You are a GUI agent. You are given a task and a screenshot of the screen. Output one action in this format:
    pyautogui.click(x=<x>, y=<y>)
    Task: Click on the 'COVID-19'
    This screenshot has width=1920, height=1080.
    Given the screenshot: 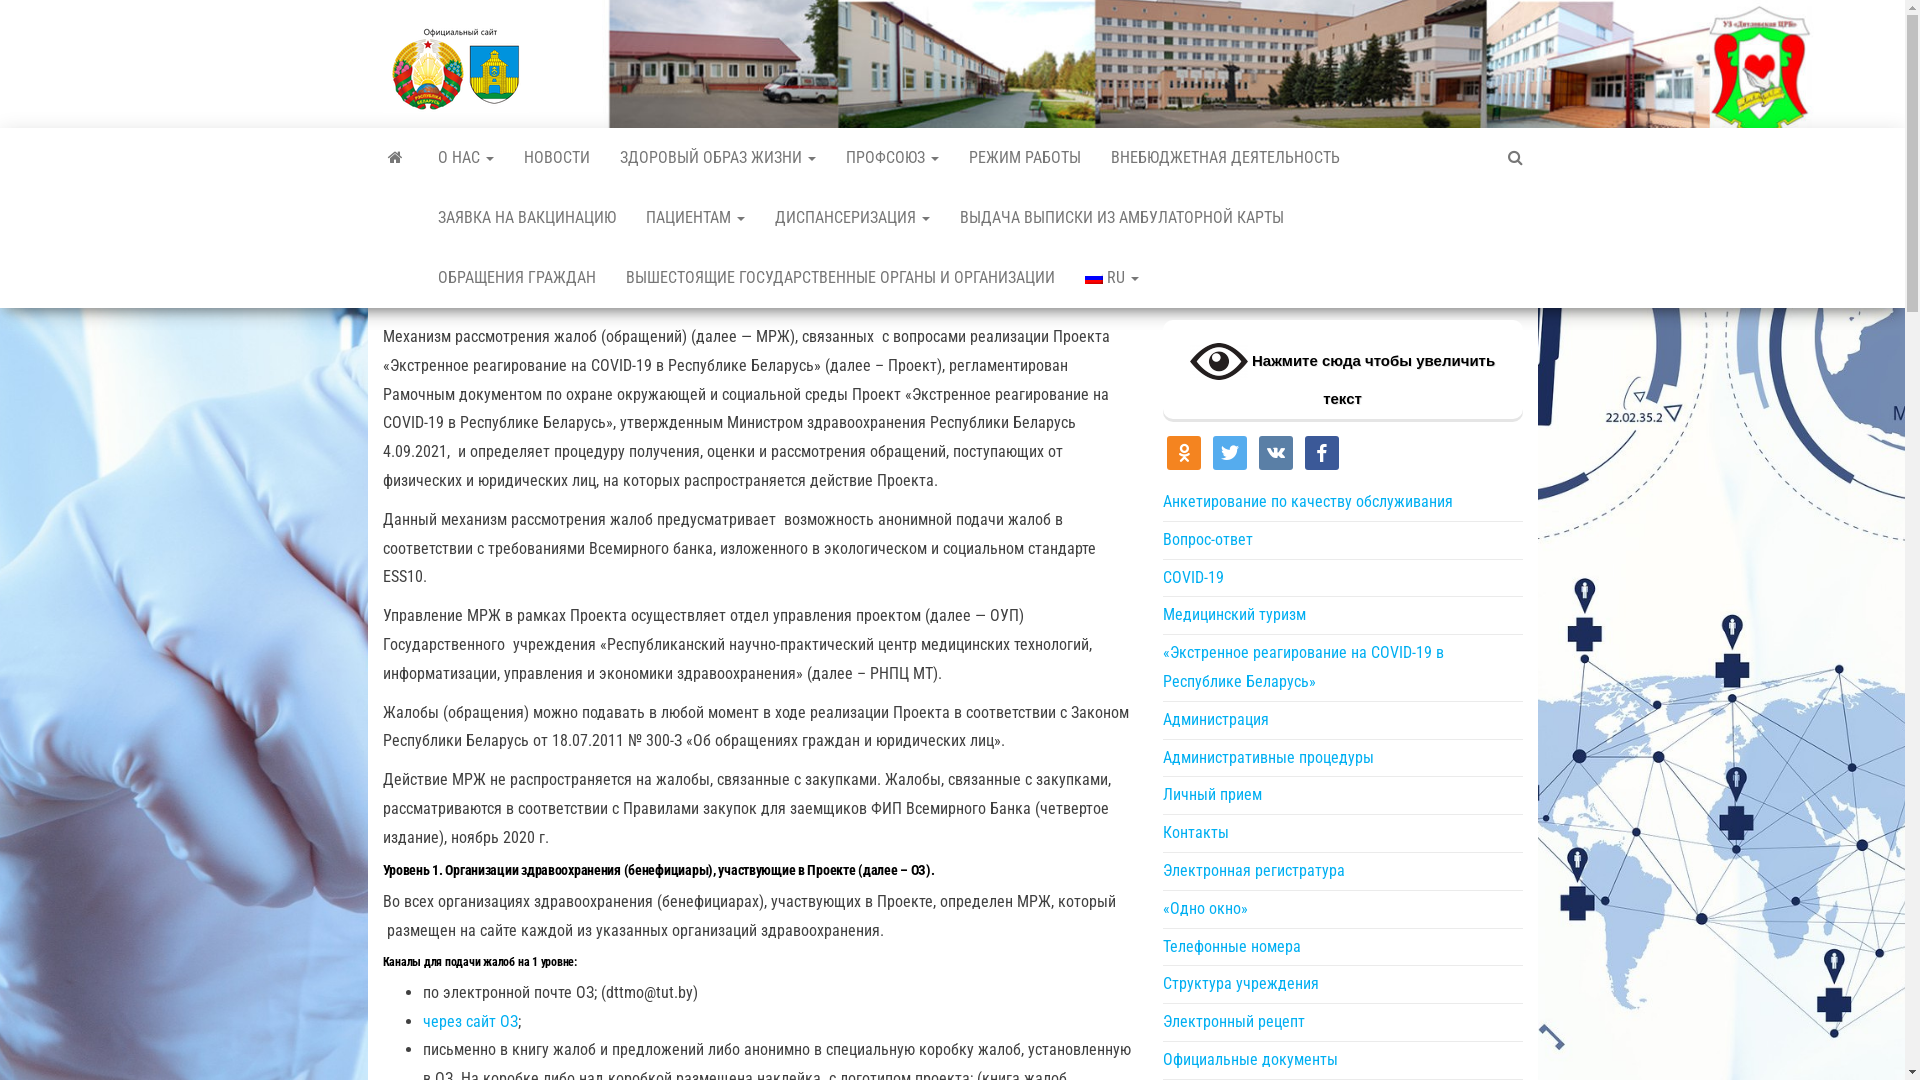 What is the action you would take?
    pyautogui.click(x=1192, y=577)
    